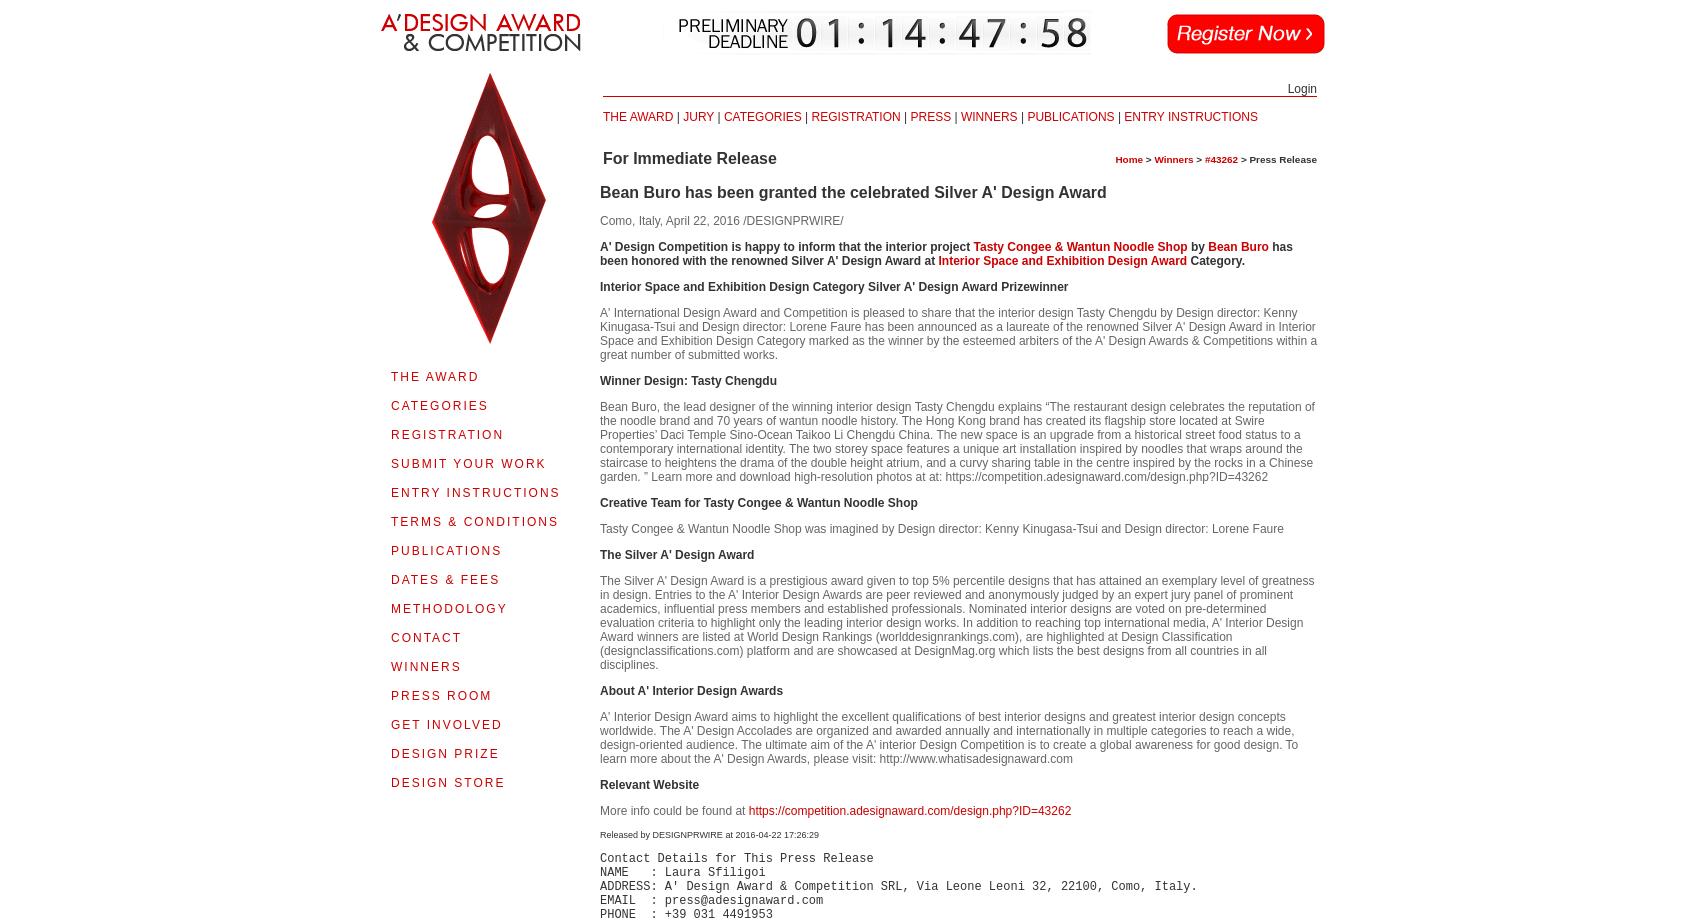  Describe the element at coordinates (448, 608) in the screenshot. I see `'METHODOLOGY'` at that location.